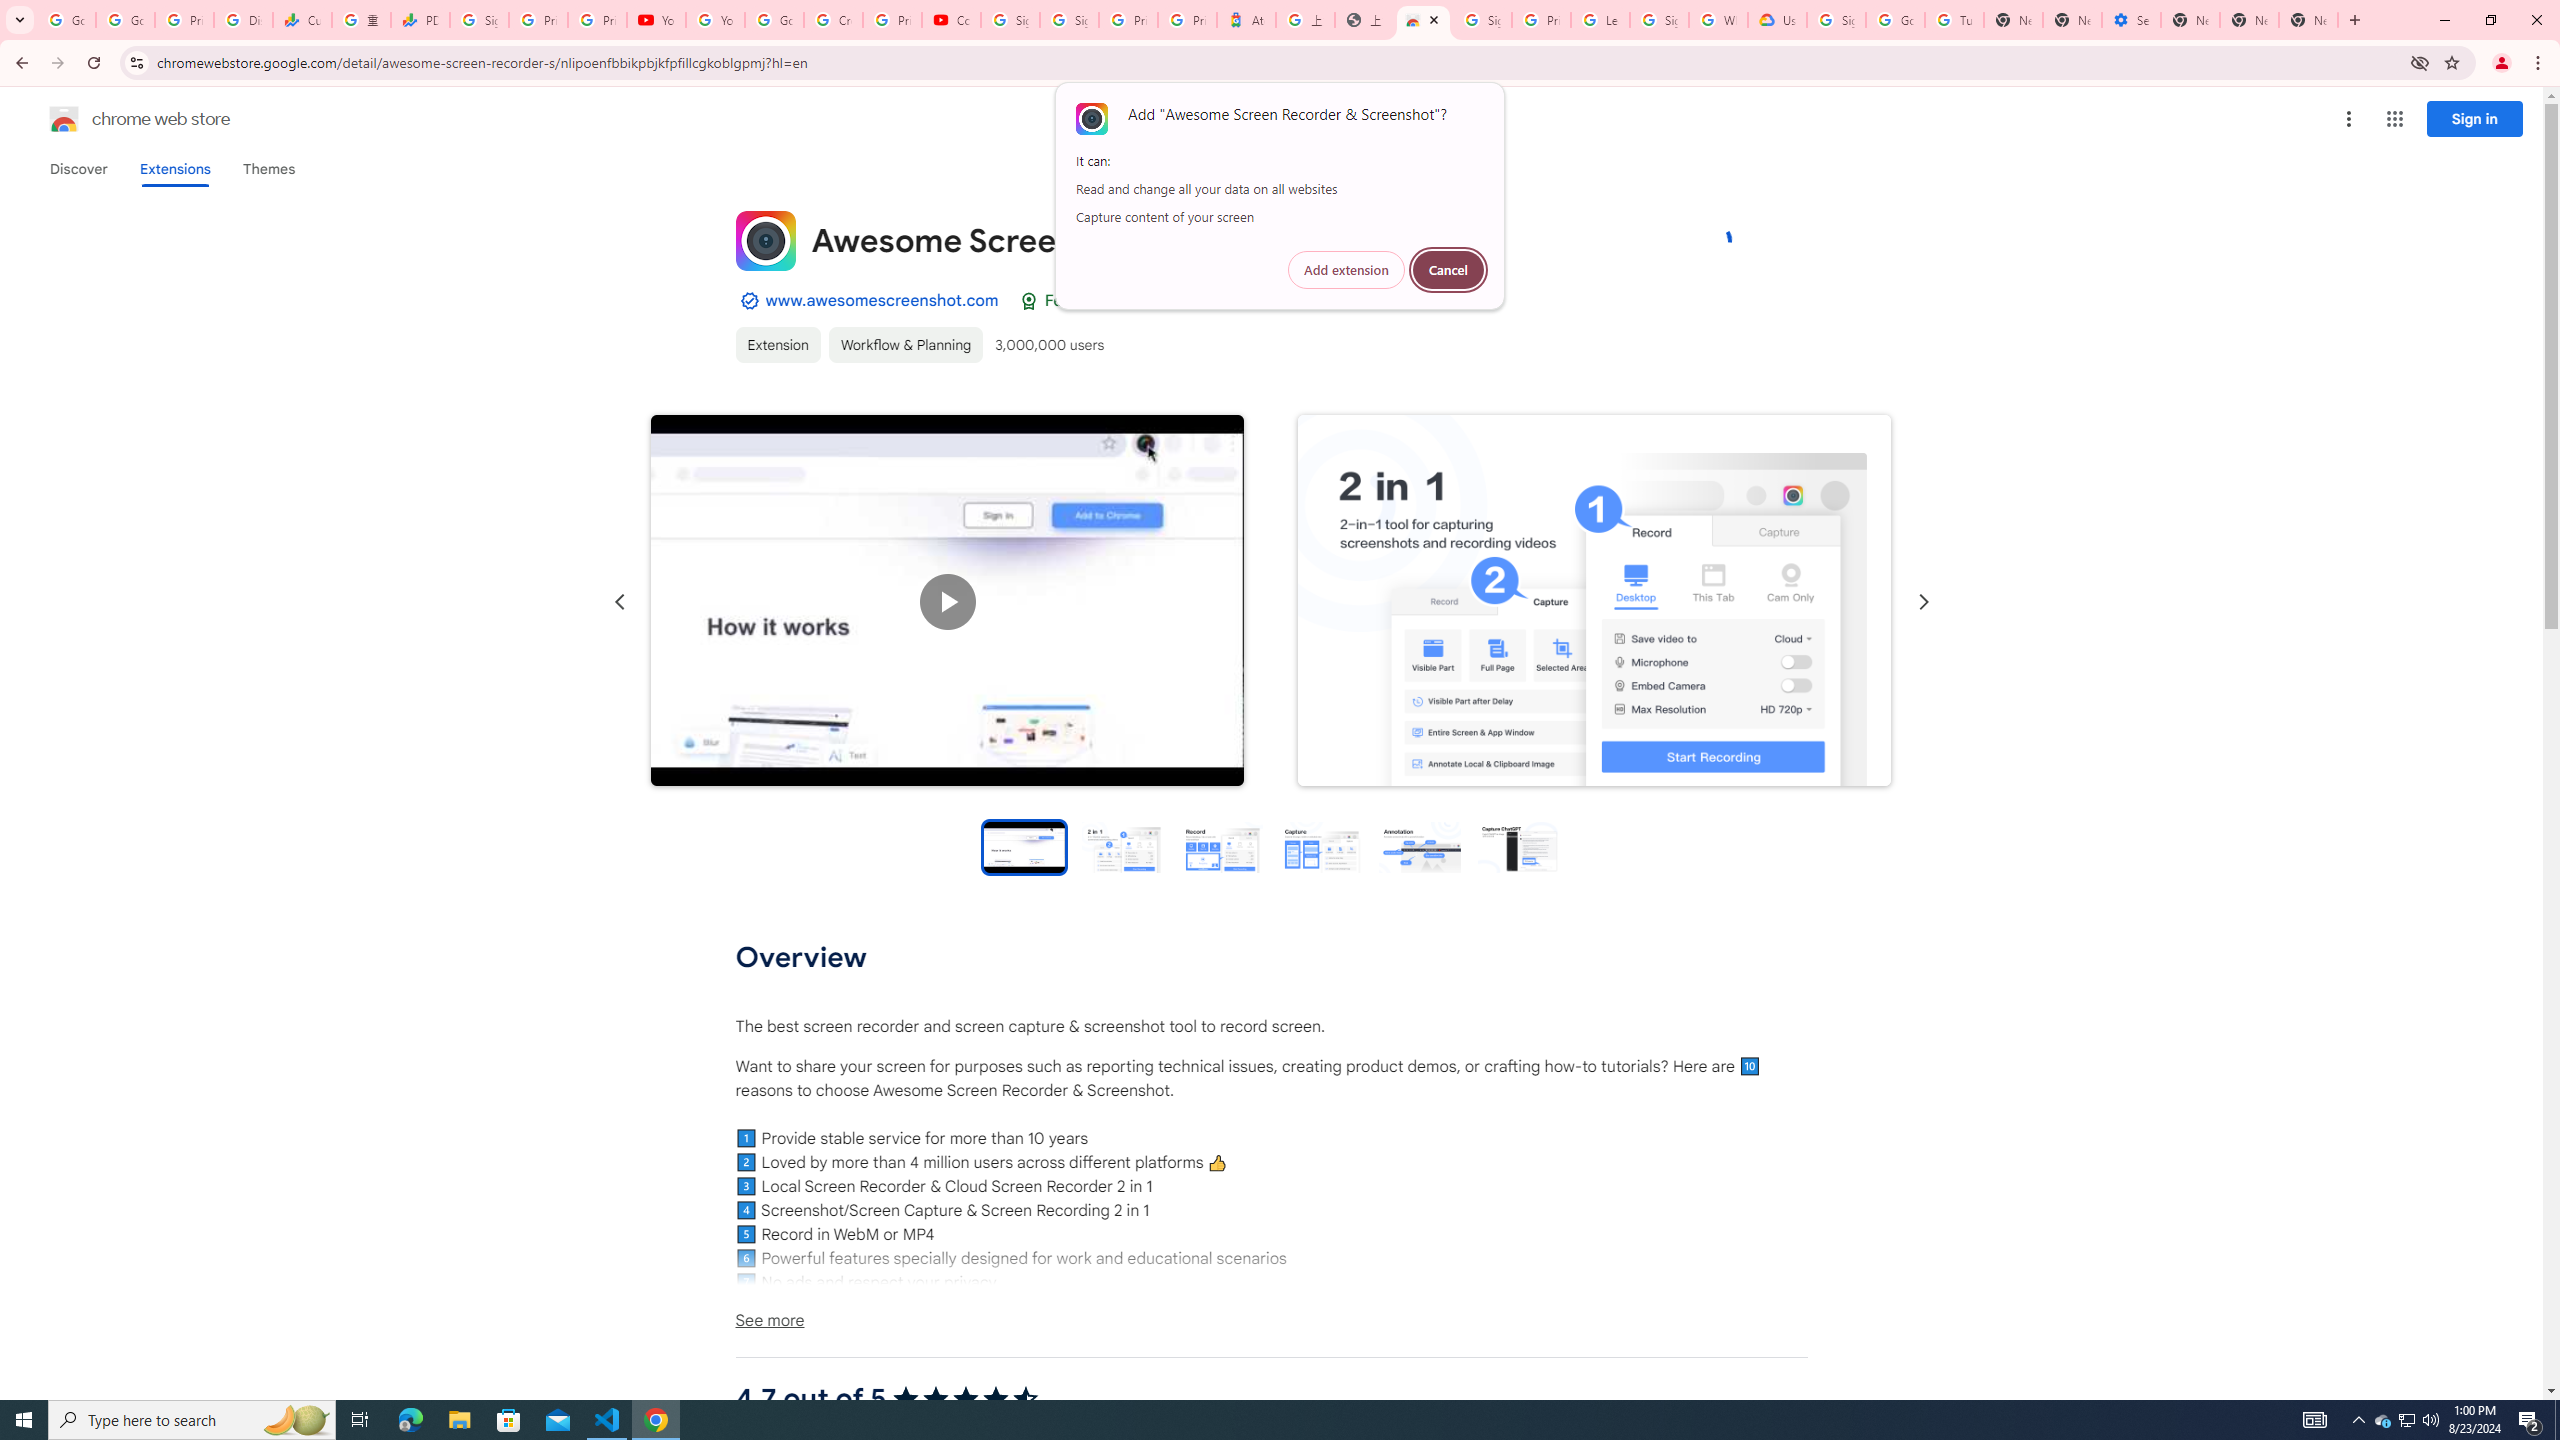 Image resolution: width=2560 pixels, height=1440 pixels. I want to click on 'Microsoft Edge', so click(409, 1418).